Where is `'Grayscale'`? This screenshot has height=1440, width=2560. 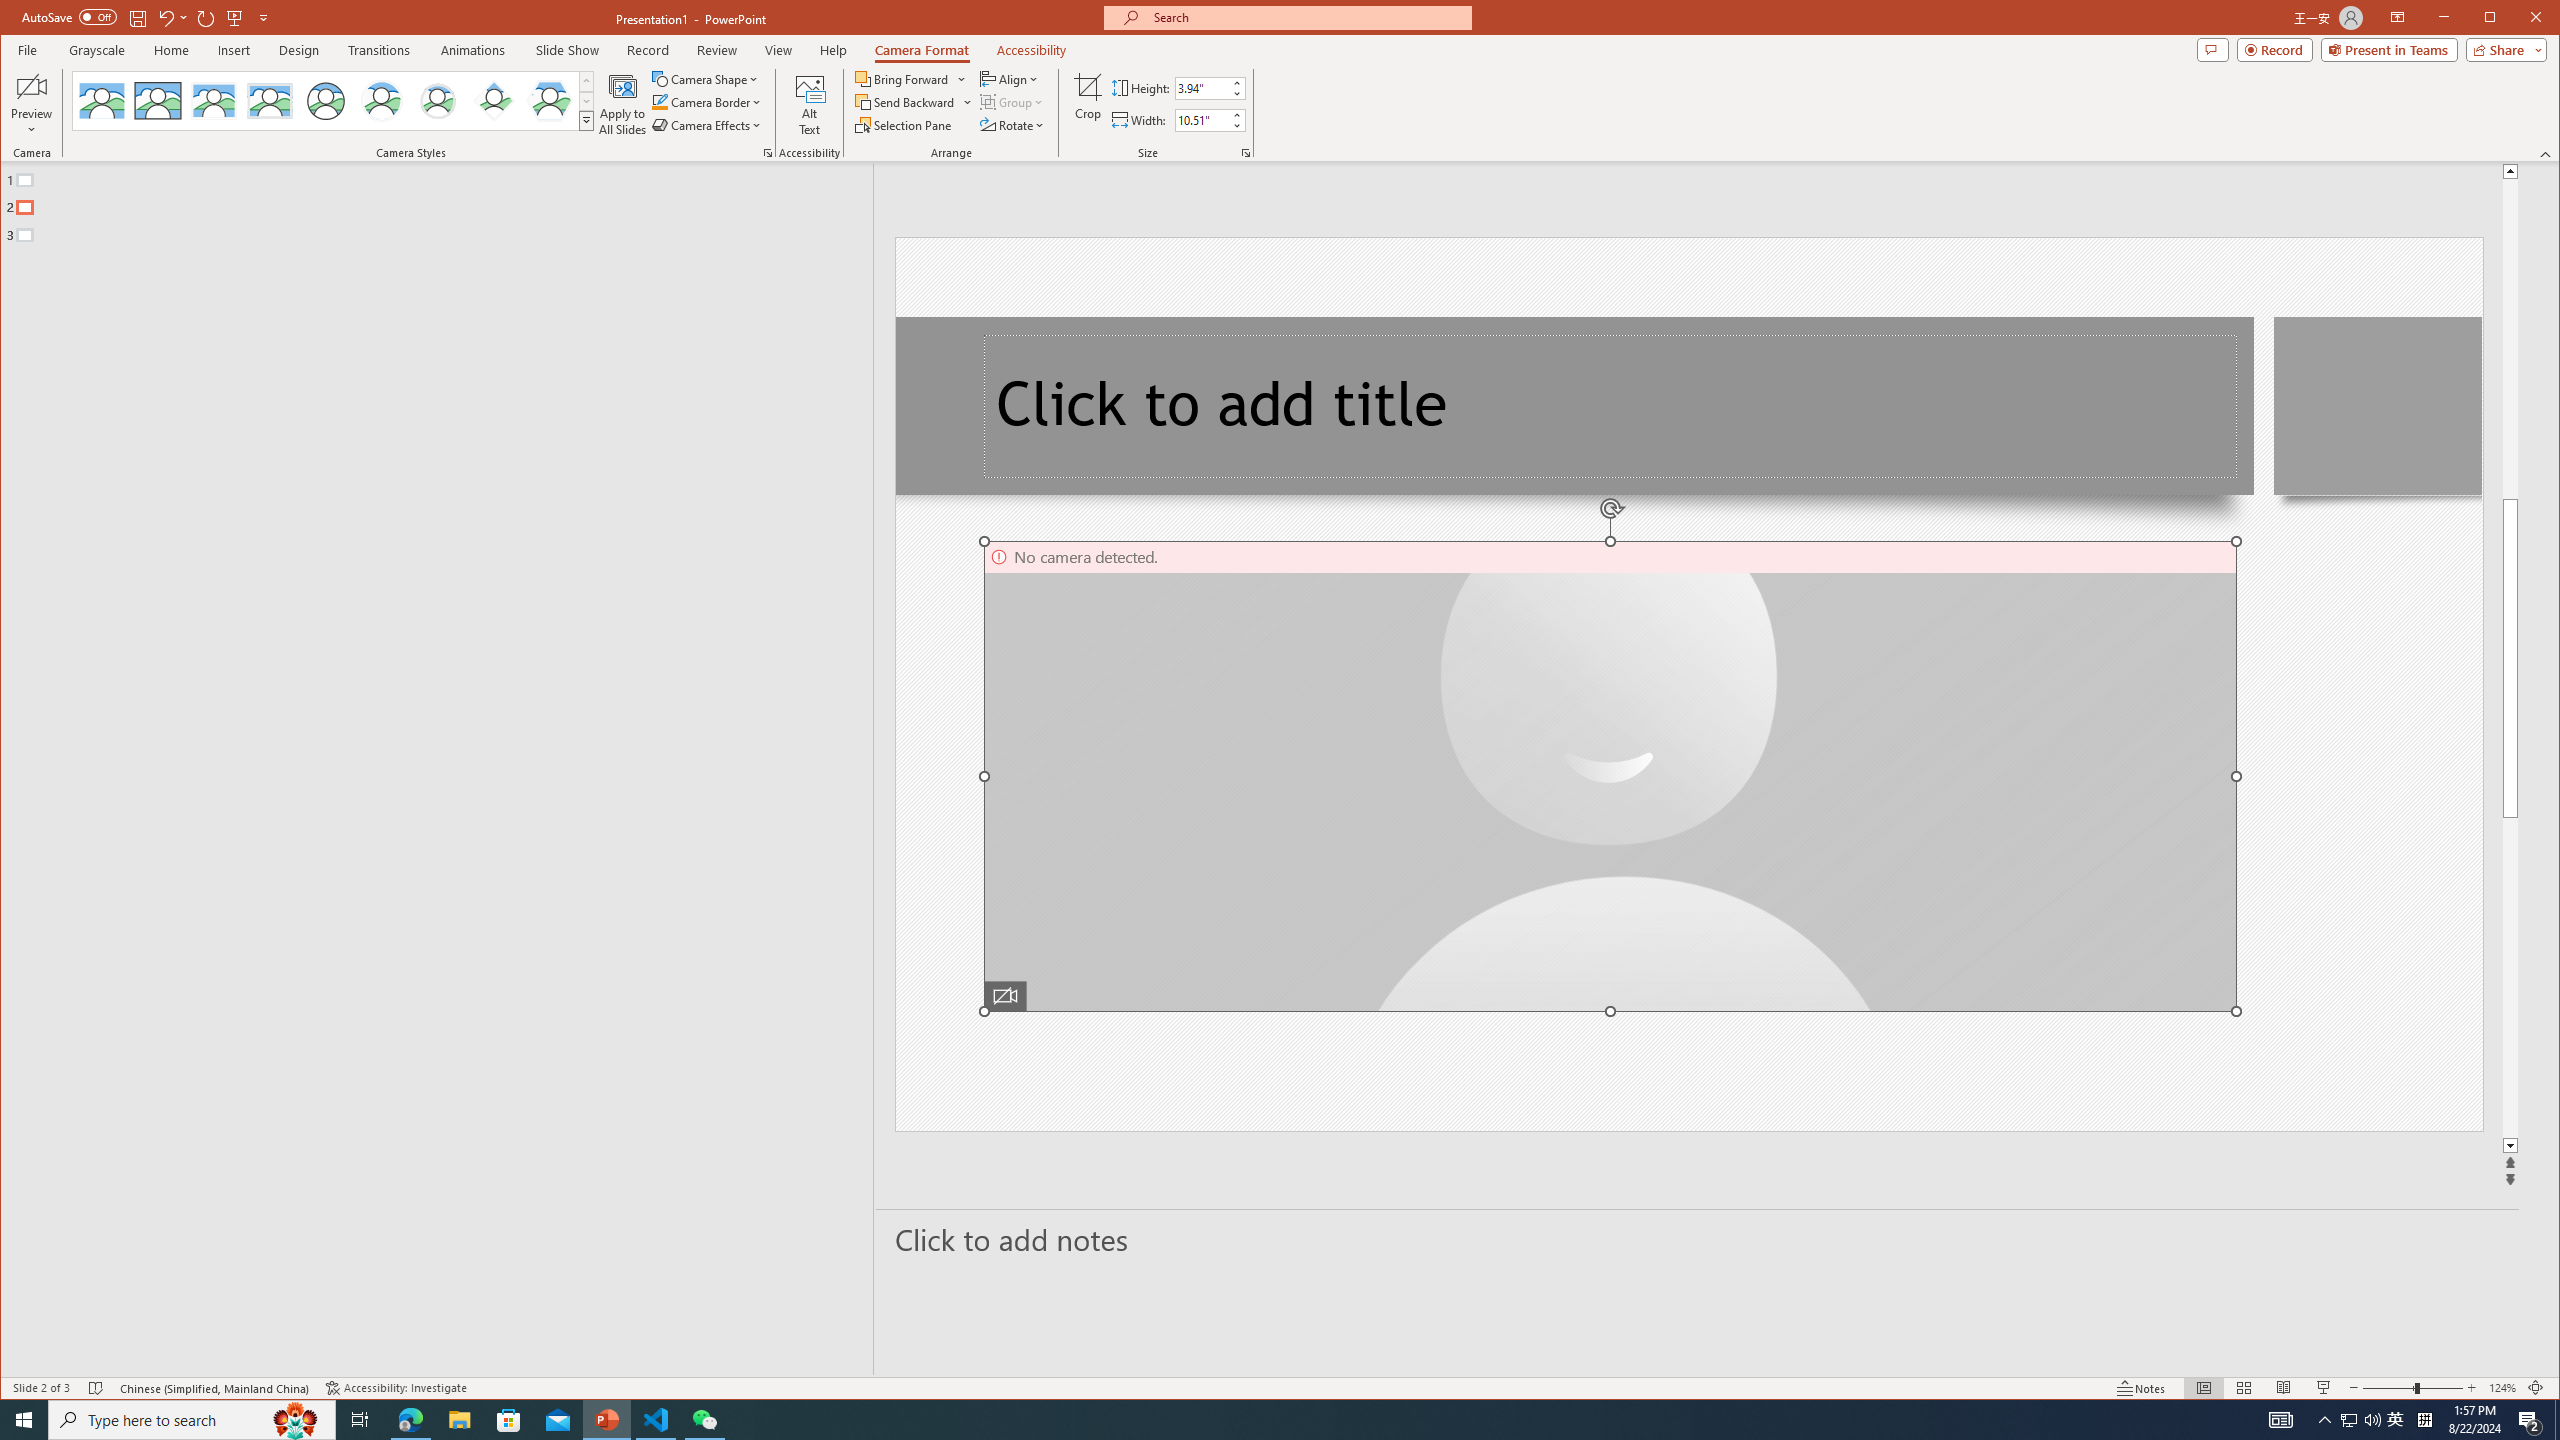
'Grayscale' is located at coordinates (97, 49).